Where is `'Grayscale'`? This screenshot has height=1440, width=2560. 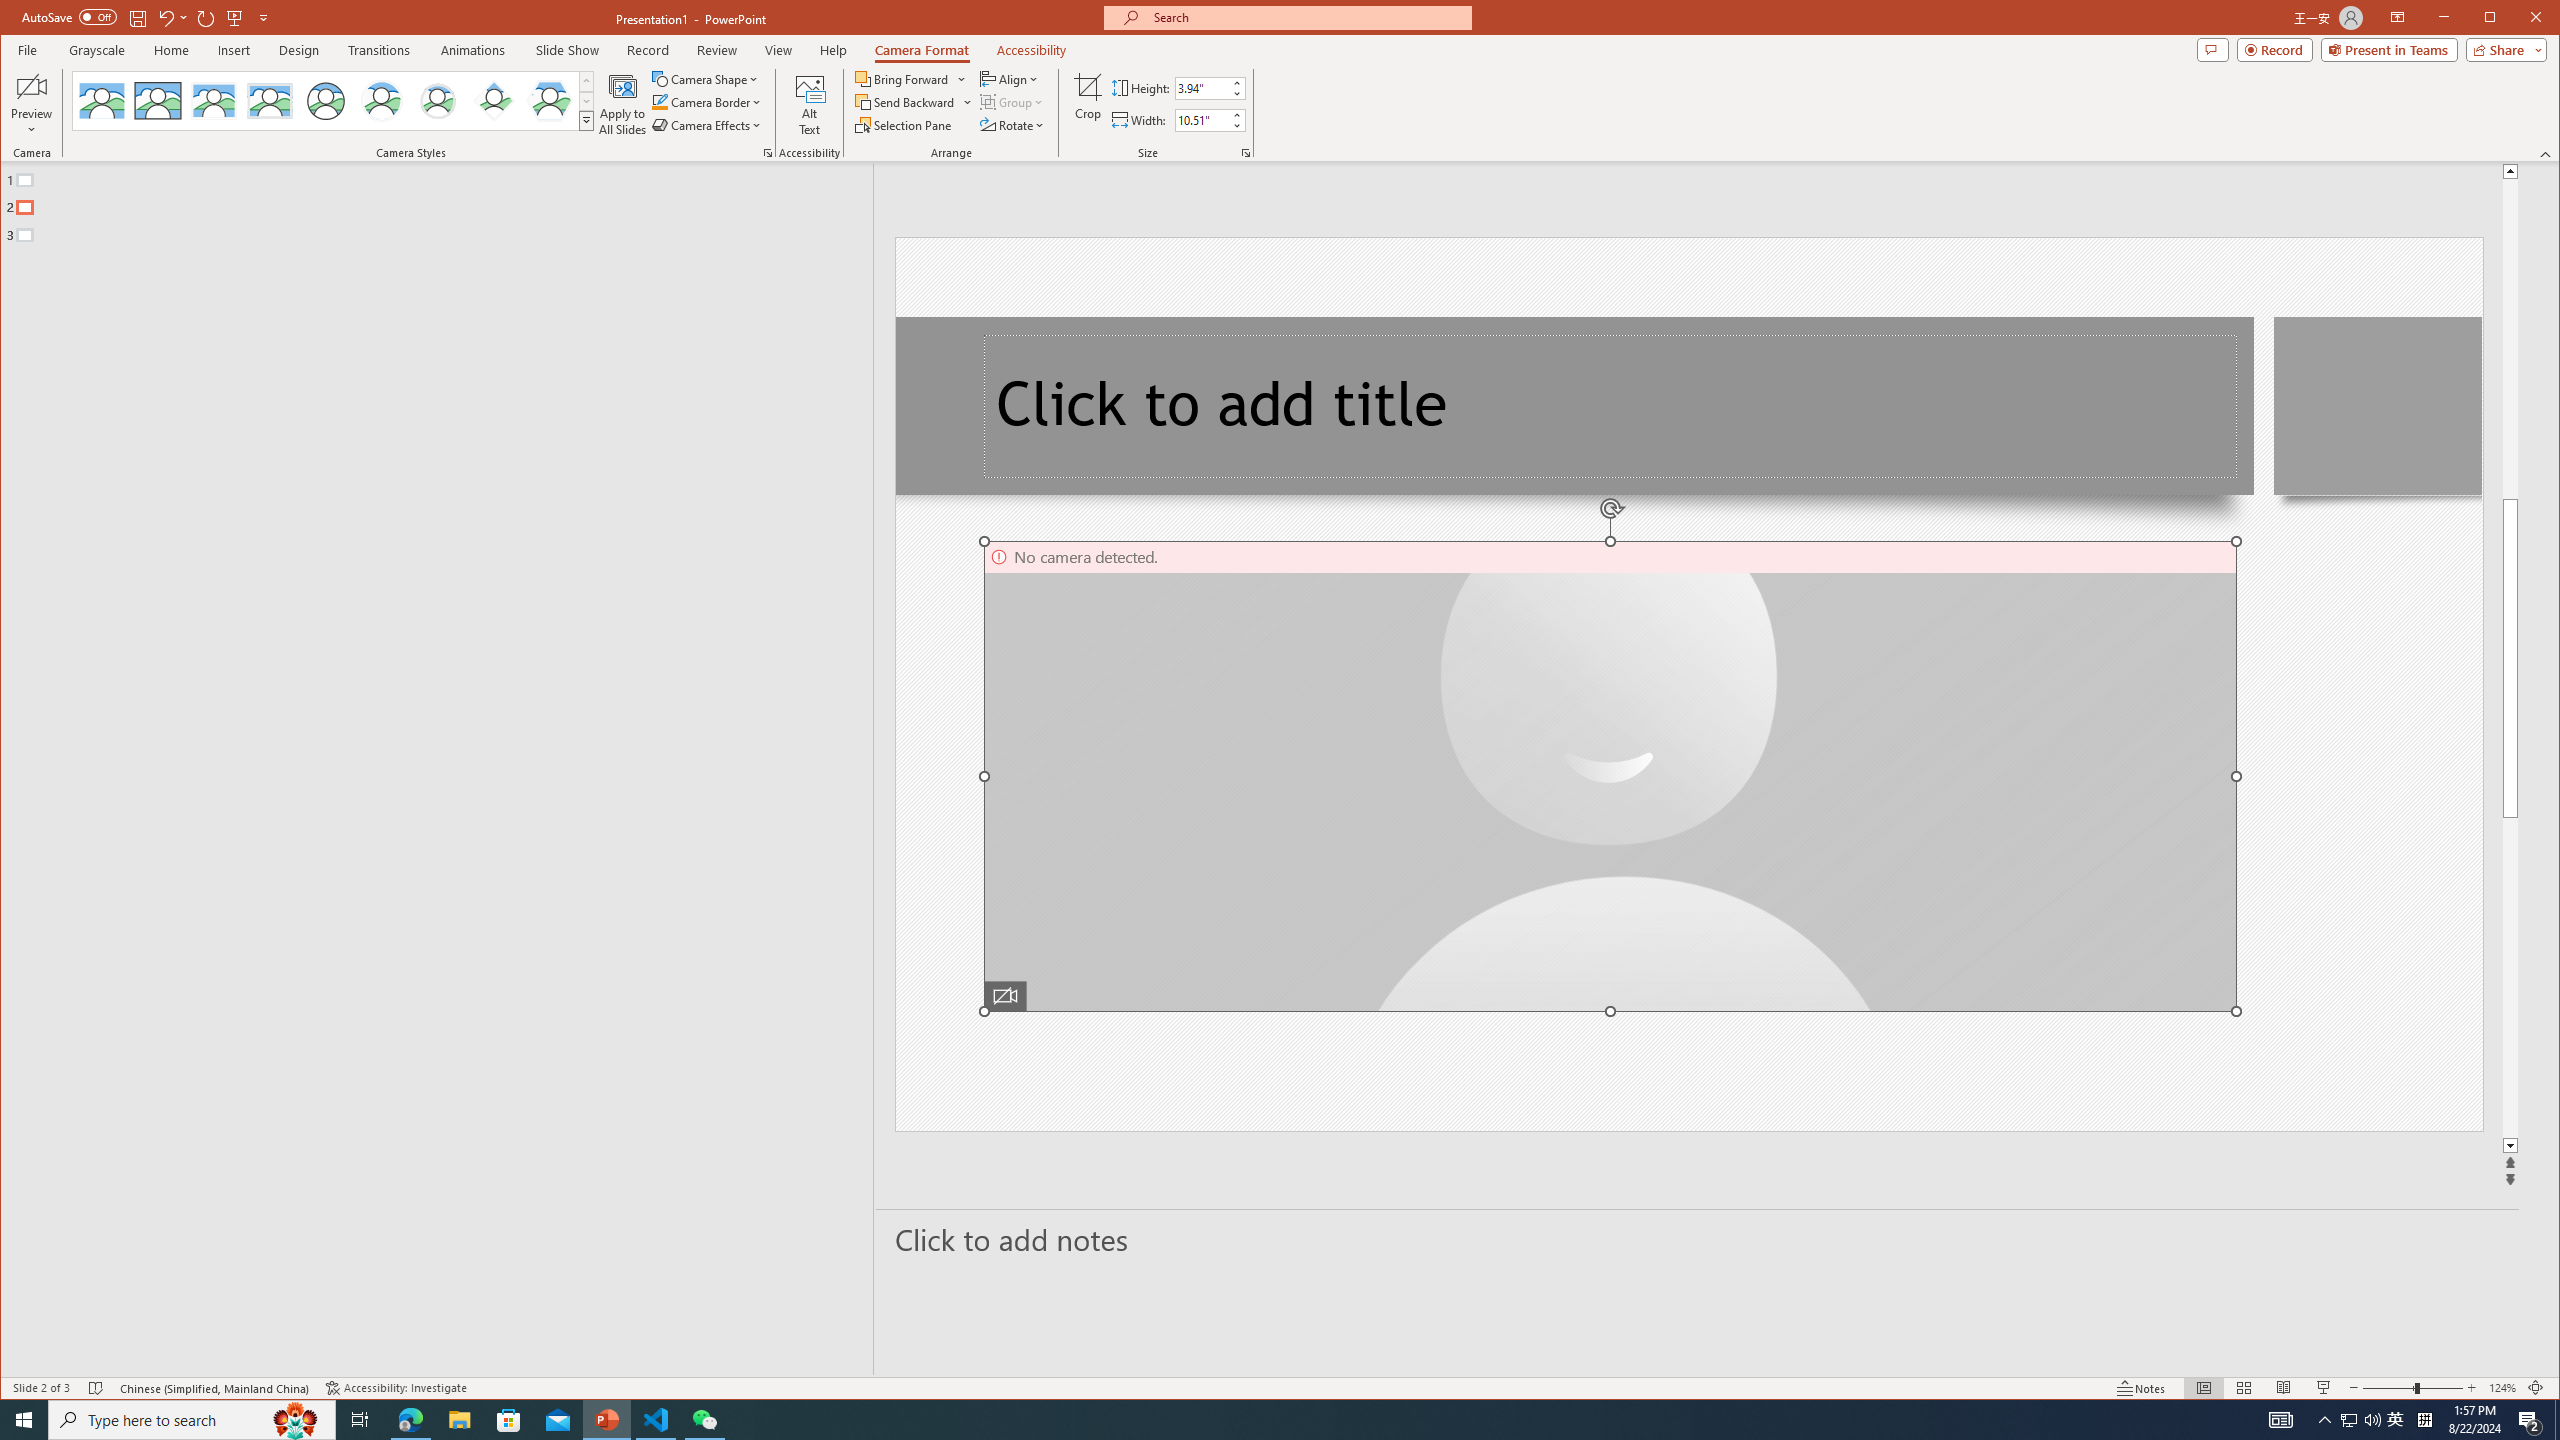
'Grayscale' is located at coordinates (97, 49).